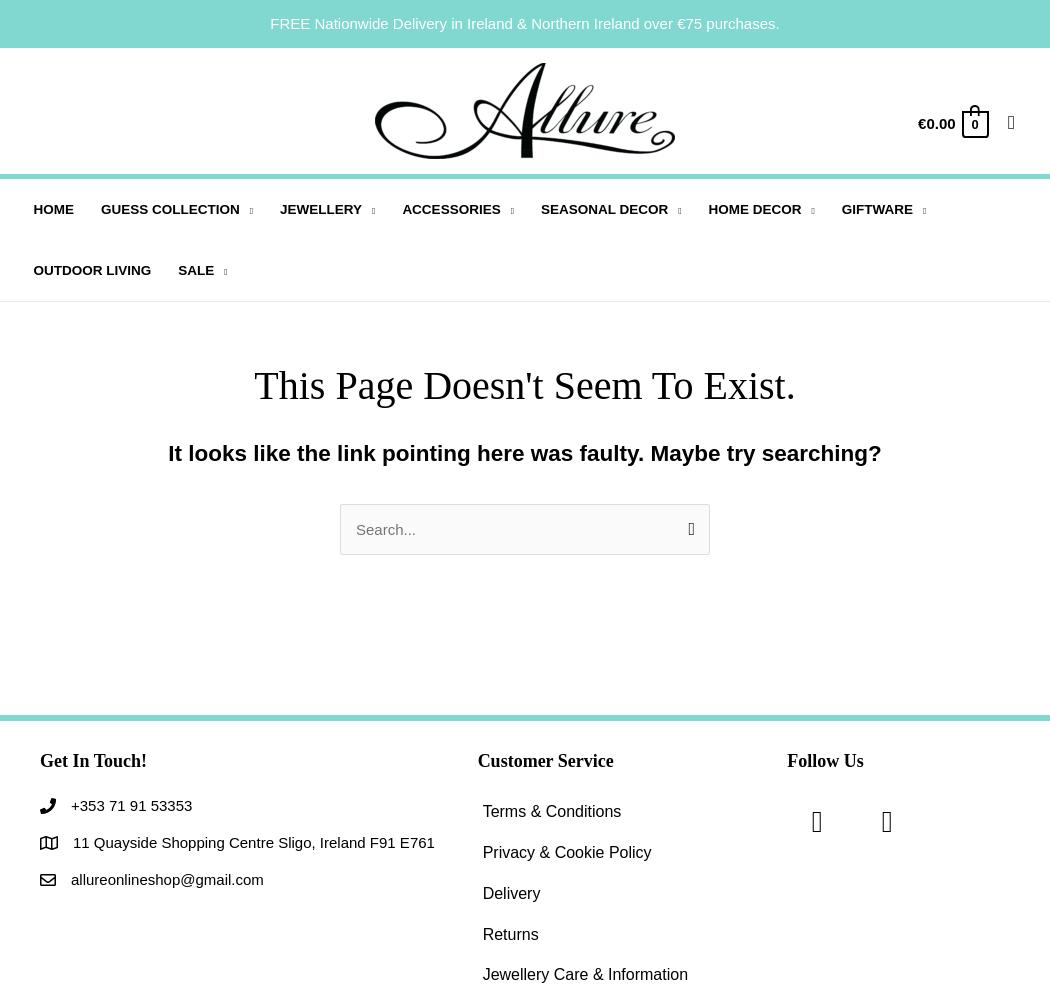 Image resolution: width=1050 pixels, height=1000 pixels. What do you see at coordinates (540, 208) in the screenshot?
I see `'SEASONAL DECOR'` at bounding box center [540, 208].